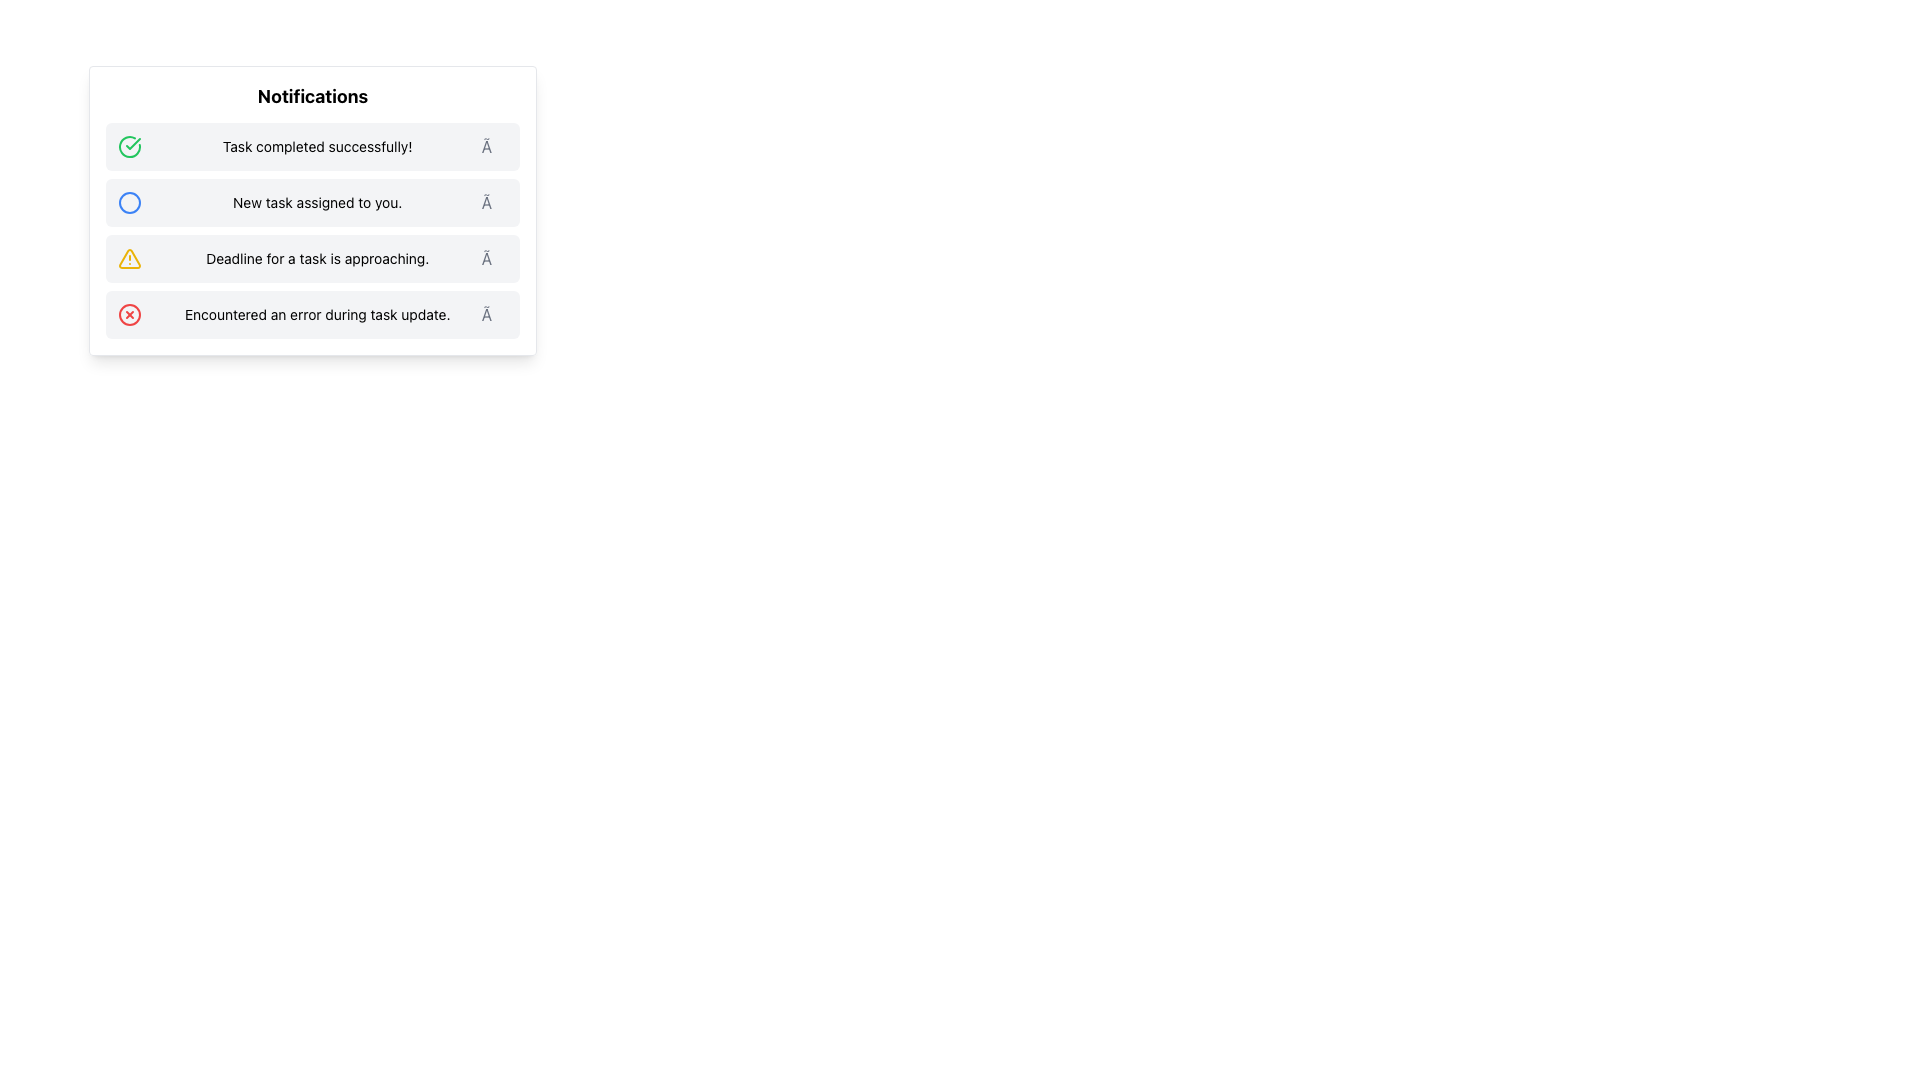 The image size is (1920, 1080). What do you see at coordinates (128, 145) in the screenshot?
I see `the circular icon with a green border located to the left of the notification text for 'Task completed successfully!'` at bounding box center [128, 145].